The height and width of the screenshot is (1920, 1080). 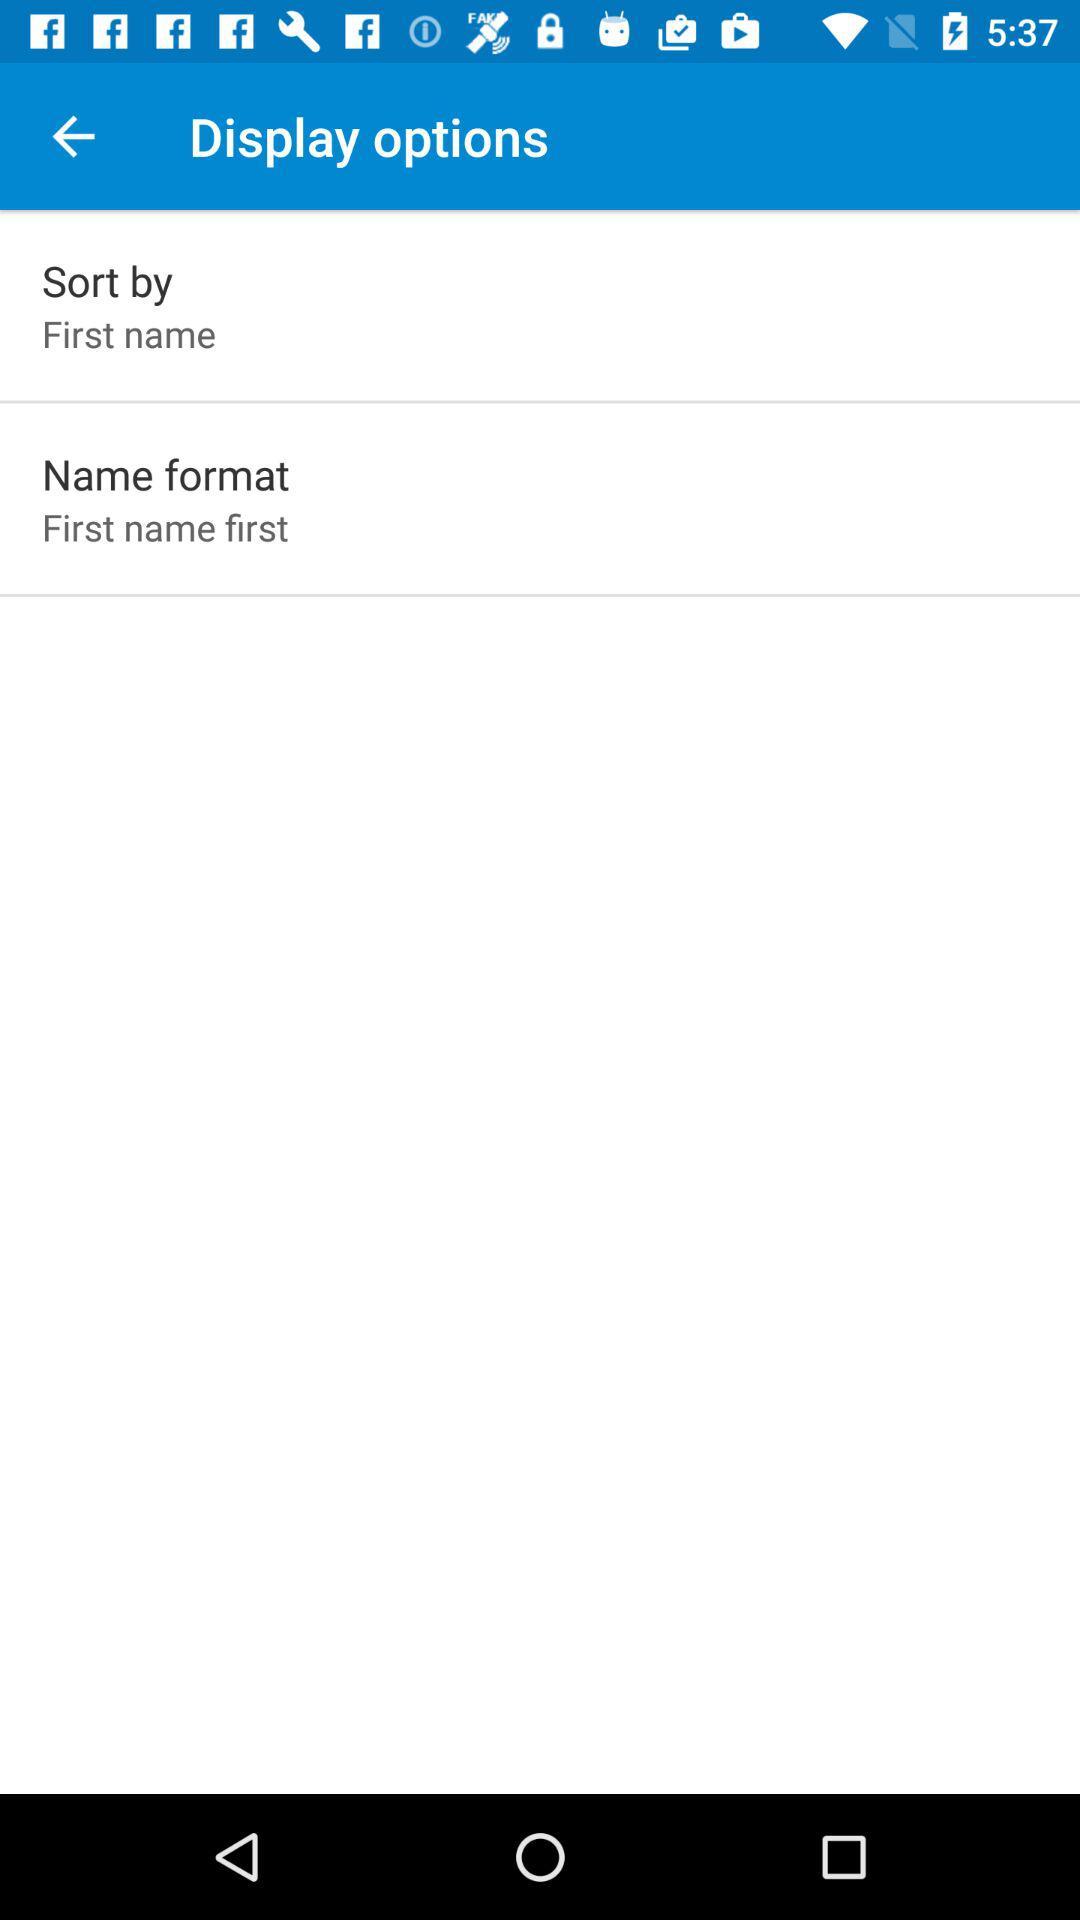 What do you see at coordinates (164, 473) in the screenshot?
I see `name format app` at bounding box center [164, 473].